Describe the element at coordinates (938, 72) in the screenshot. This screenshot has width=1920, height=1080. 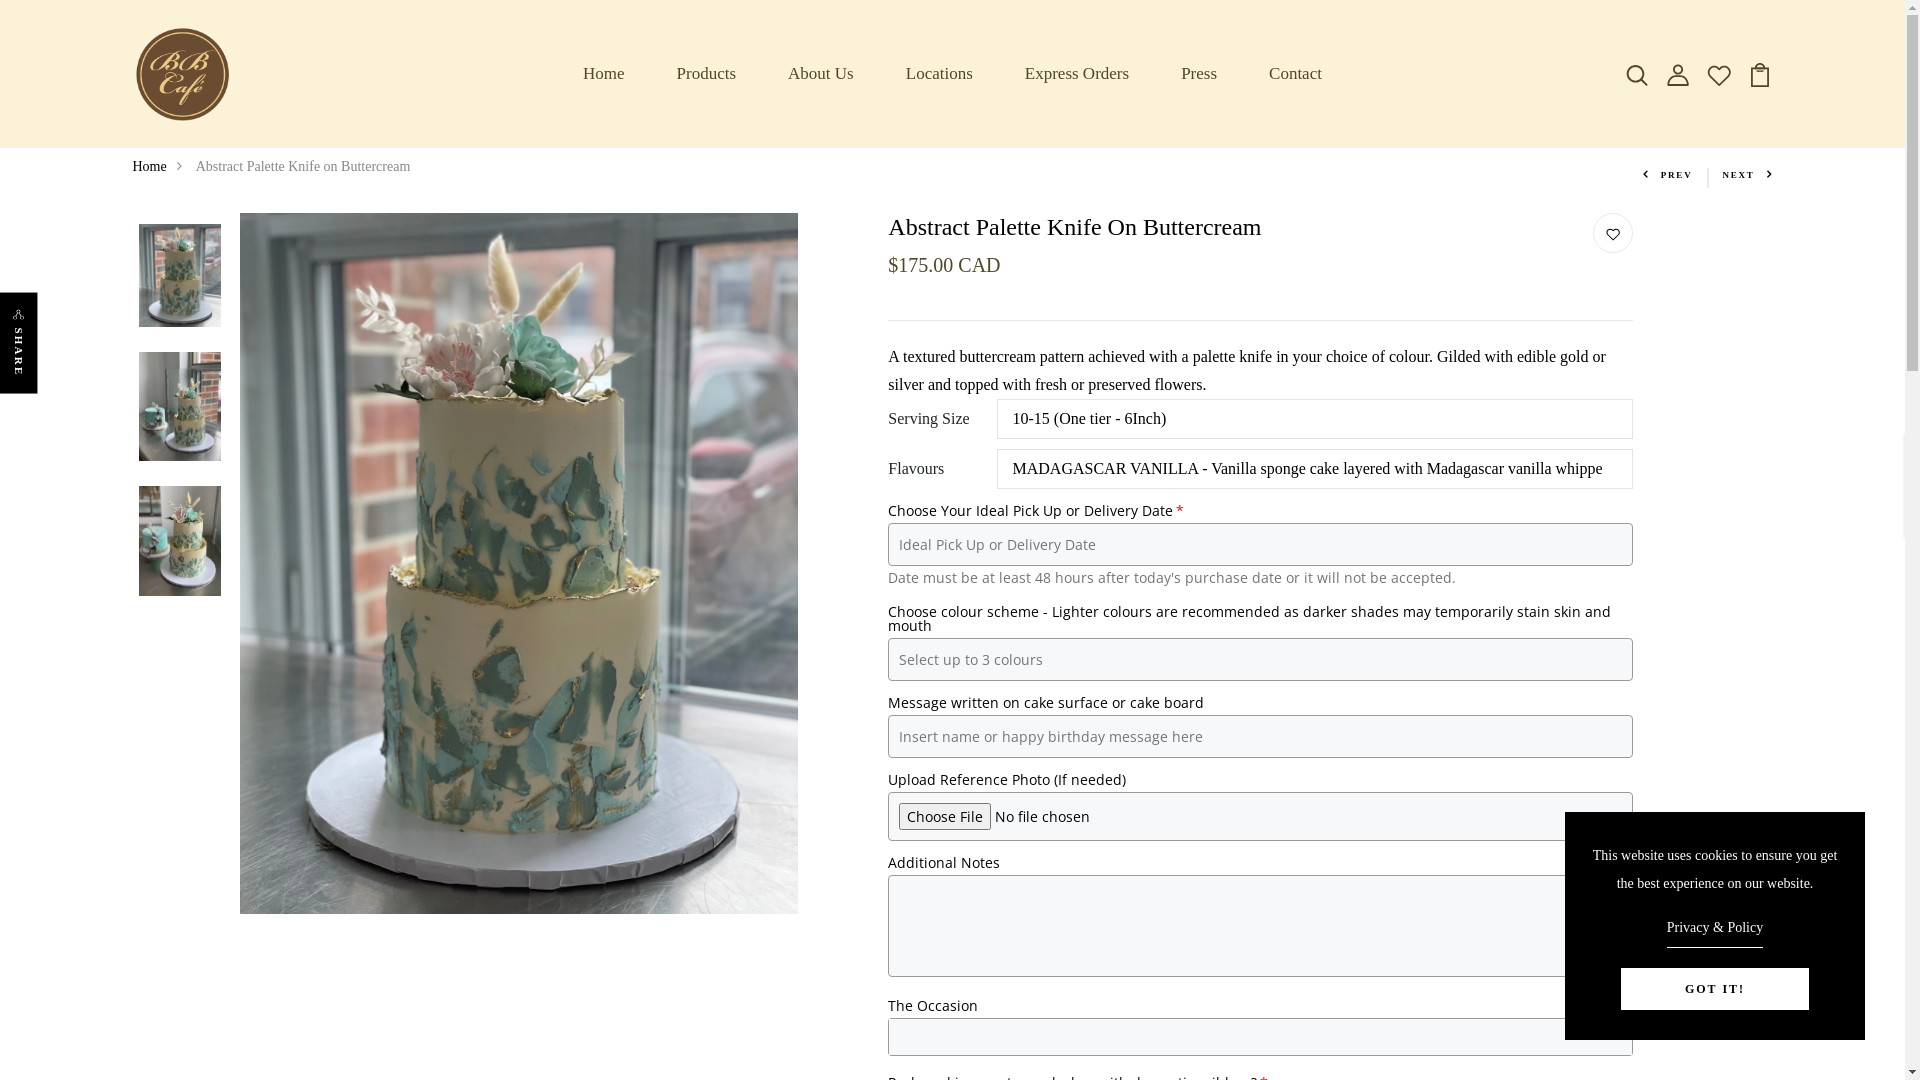
I see `'Locations'` at that location.